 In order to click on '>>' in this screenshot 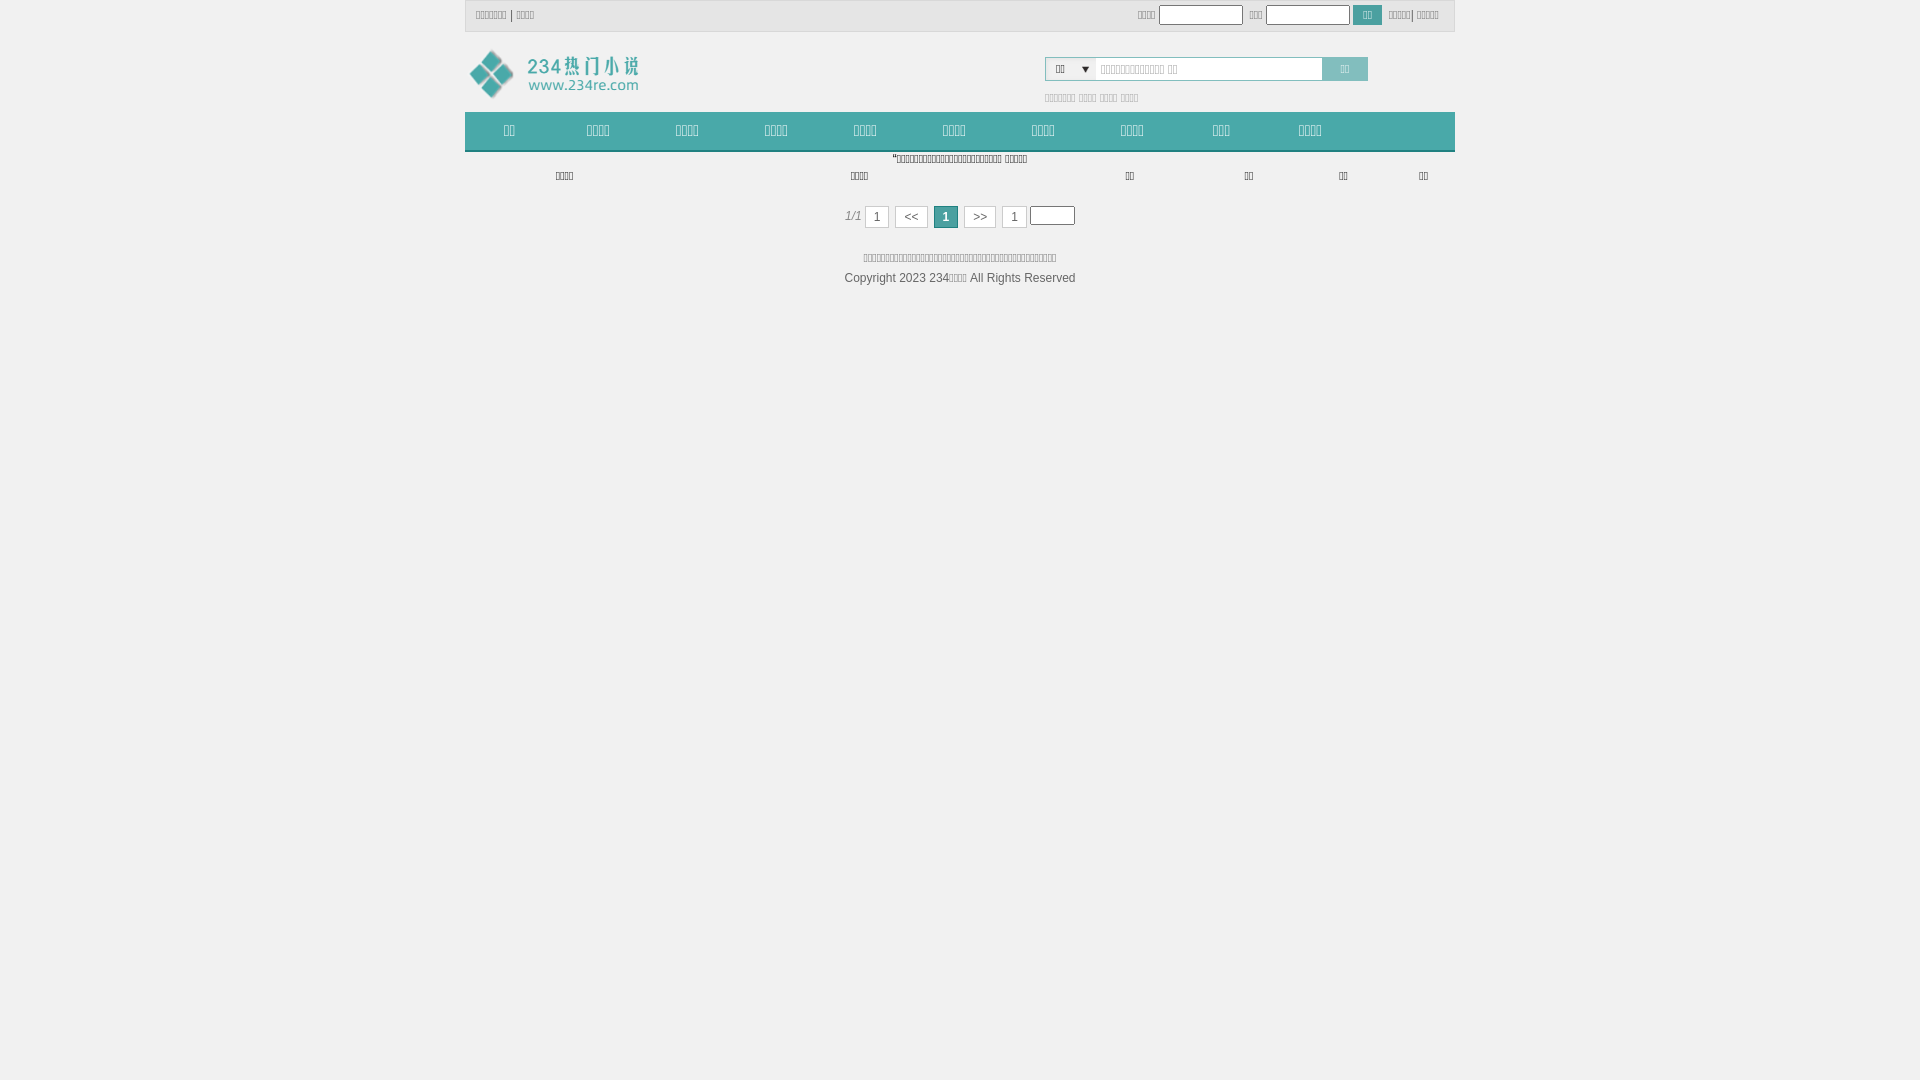, I will do `click(979, 216)`.